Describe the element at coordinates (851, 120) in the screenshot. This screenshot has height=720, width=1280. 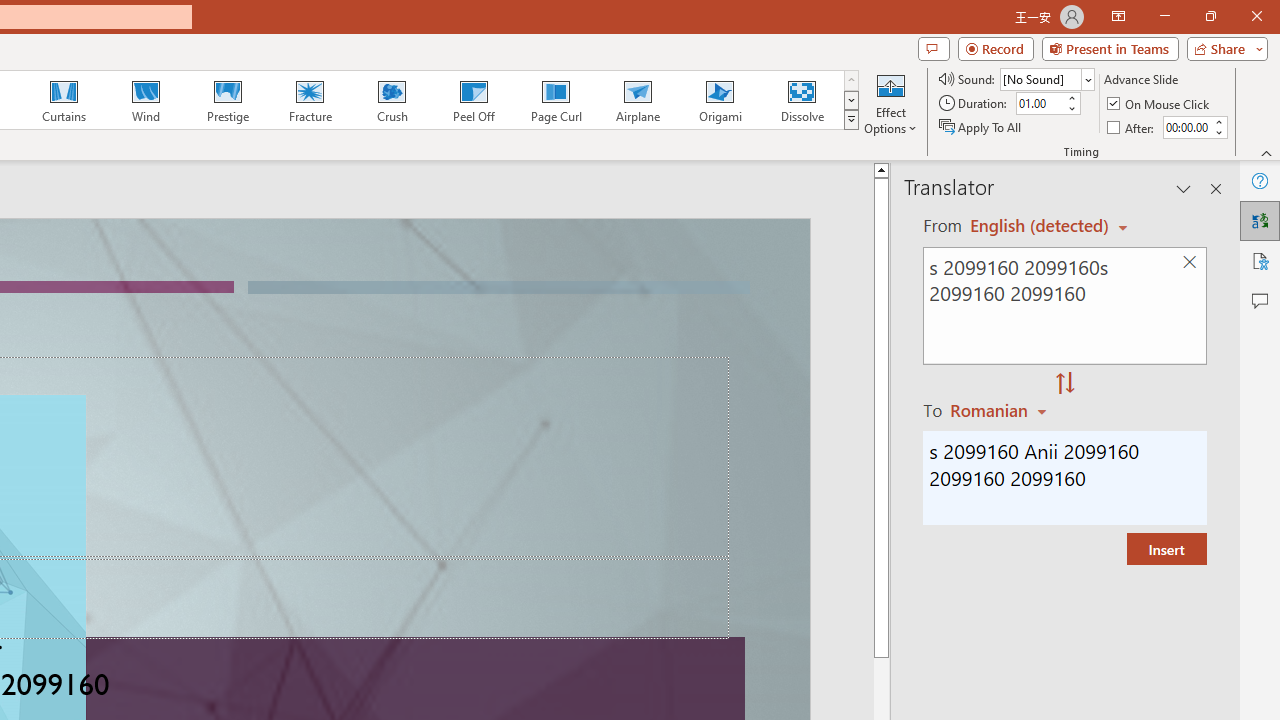
I see `'Transition Effects'` at that location.